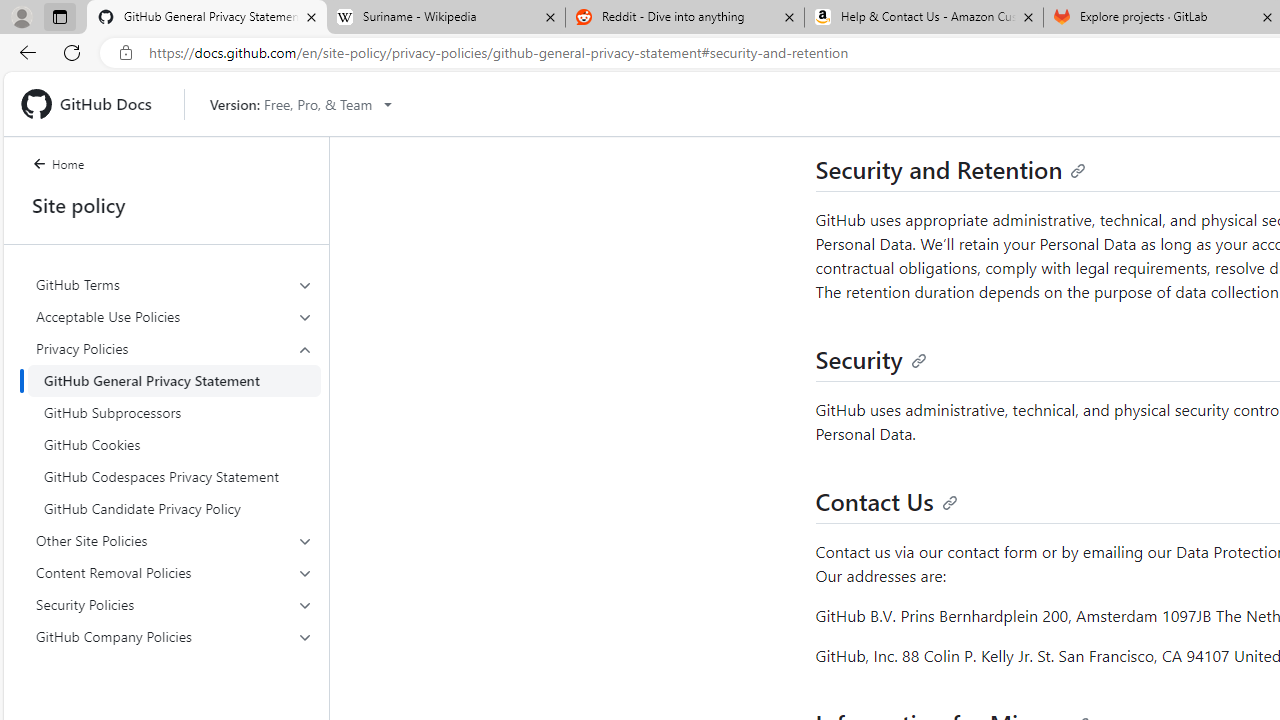 This screenshot has width=1280, height=720. What do you see at coordinates (174, 285) in the screenshot?
I see `'GitHub Terms'` at bounding box center [174, 285].